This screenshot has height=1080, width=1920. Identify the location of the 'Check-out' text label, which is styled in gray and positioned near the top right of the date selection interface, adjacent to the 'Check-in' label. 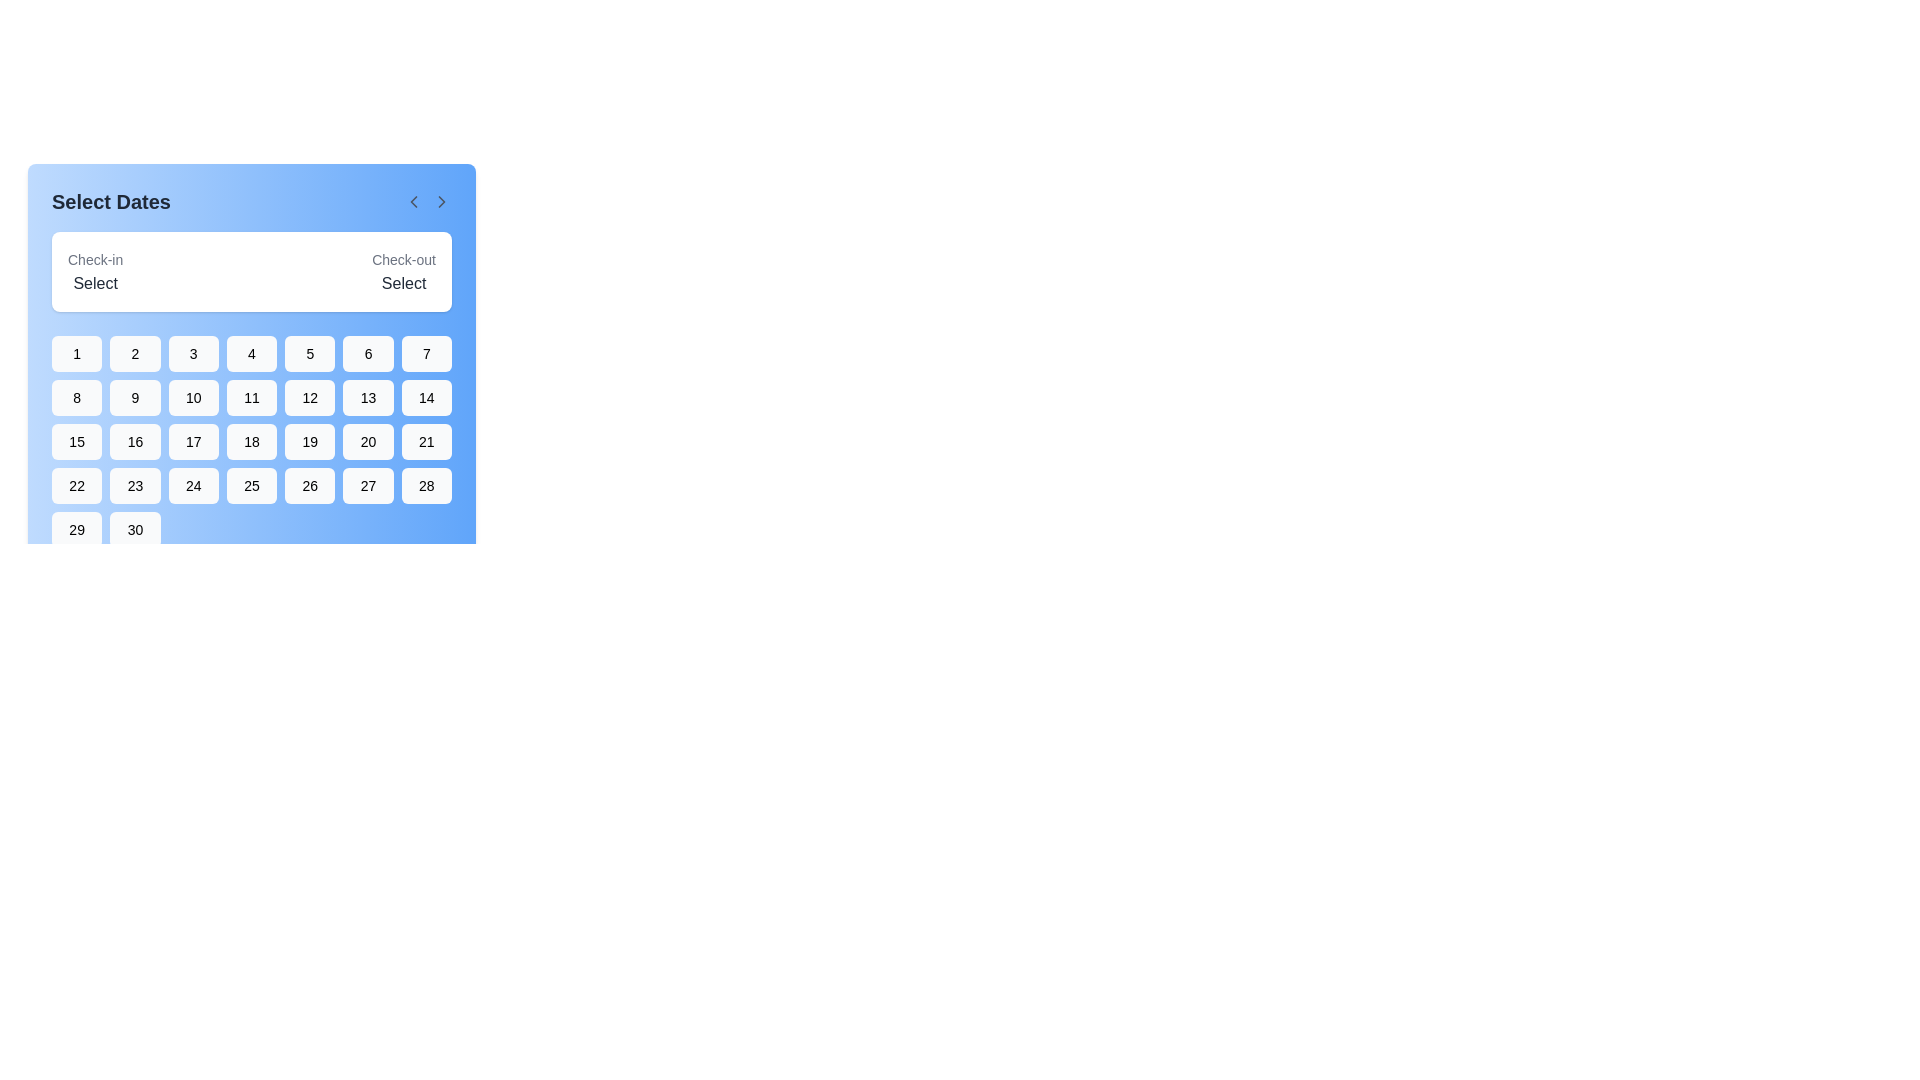
(403, 258).